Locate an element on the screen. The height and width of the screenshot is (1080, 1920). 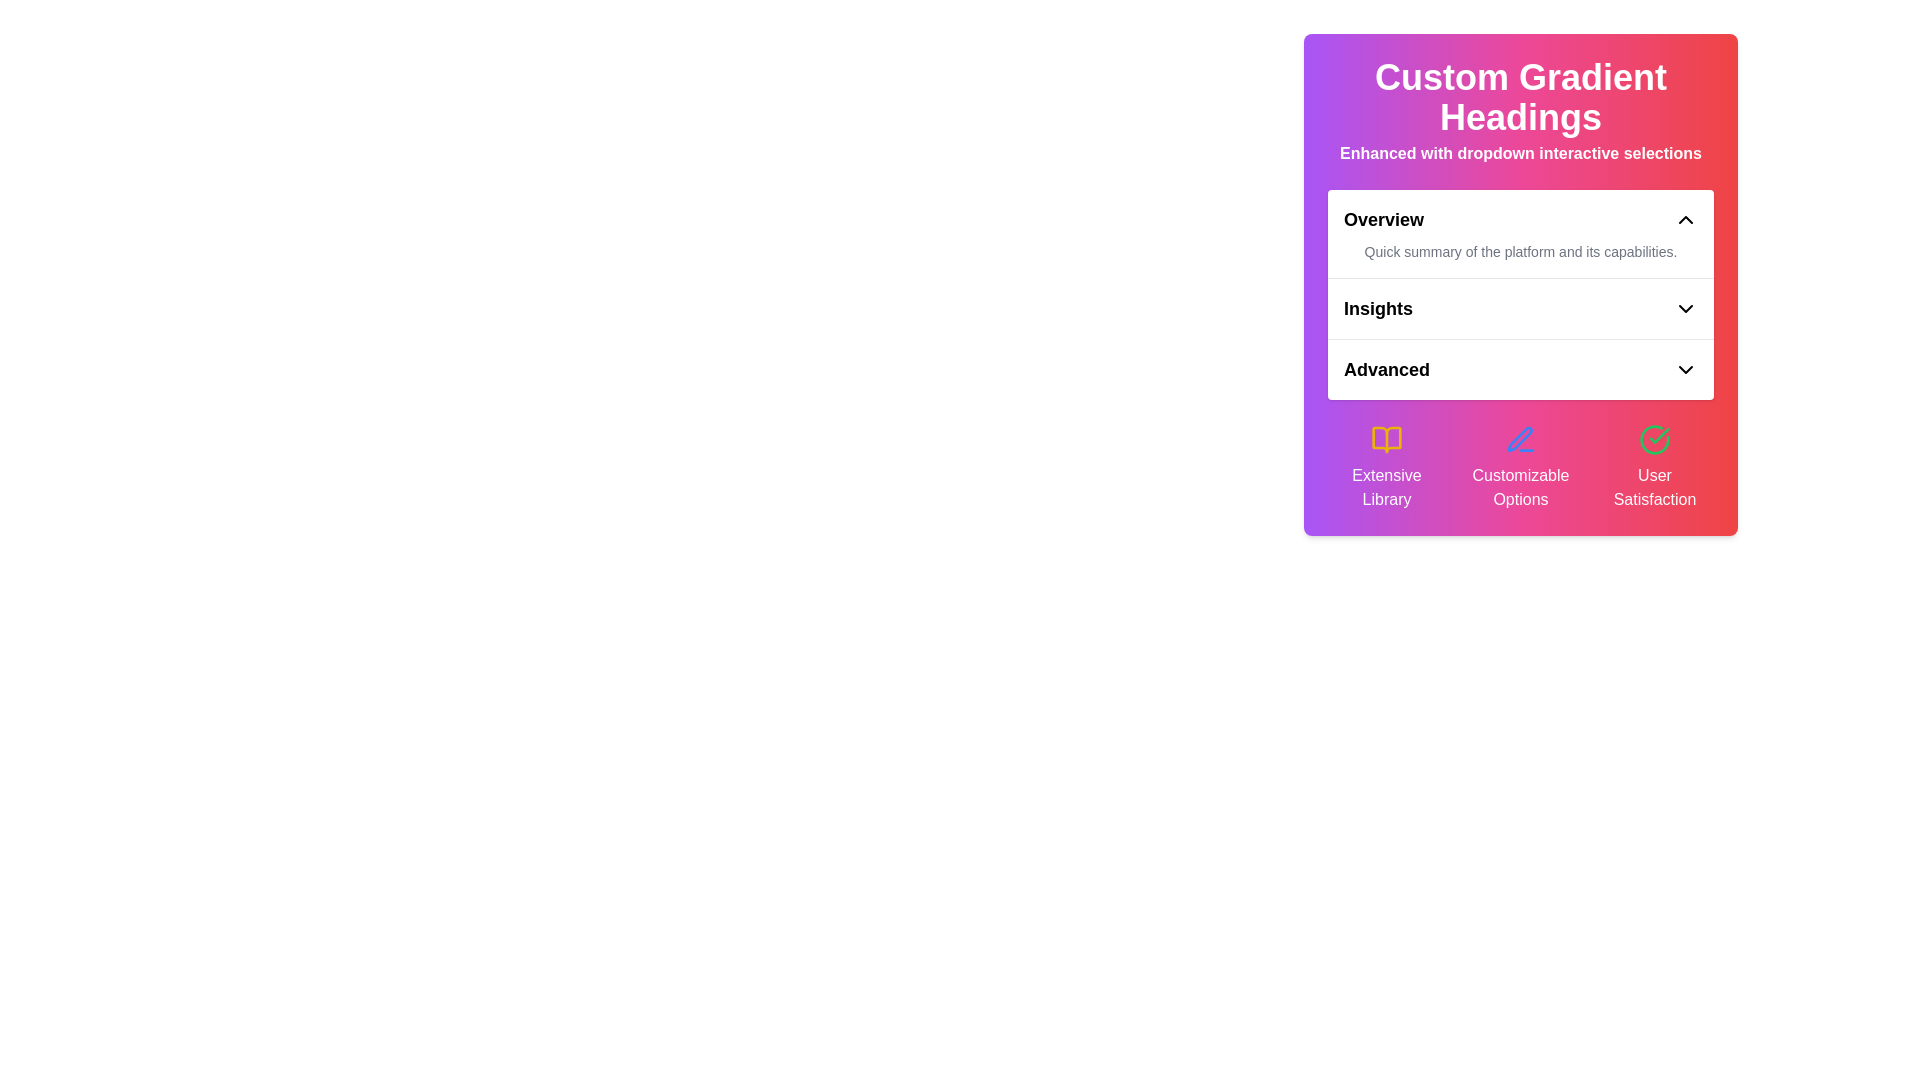
the downward-facing chevron icon on the right side of the 'Insights' section is located at coordinates (1684, 308).